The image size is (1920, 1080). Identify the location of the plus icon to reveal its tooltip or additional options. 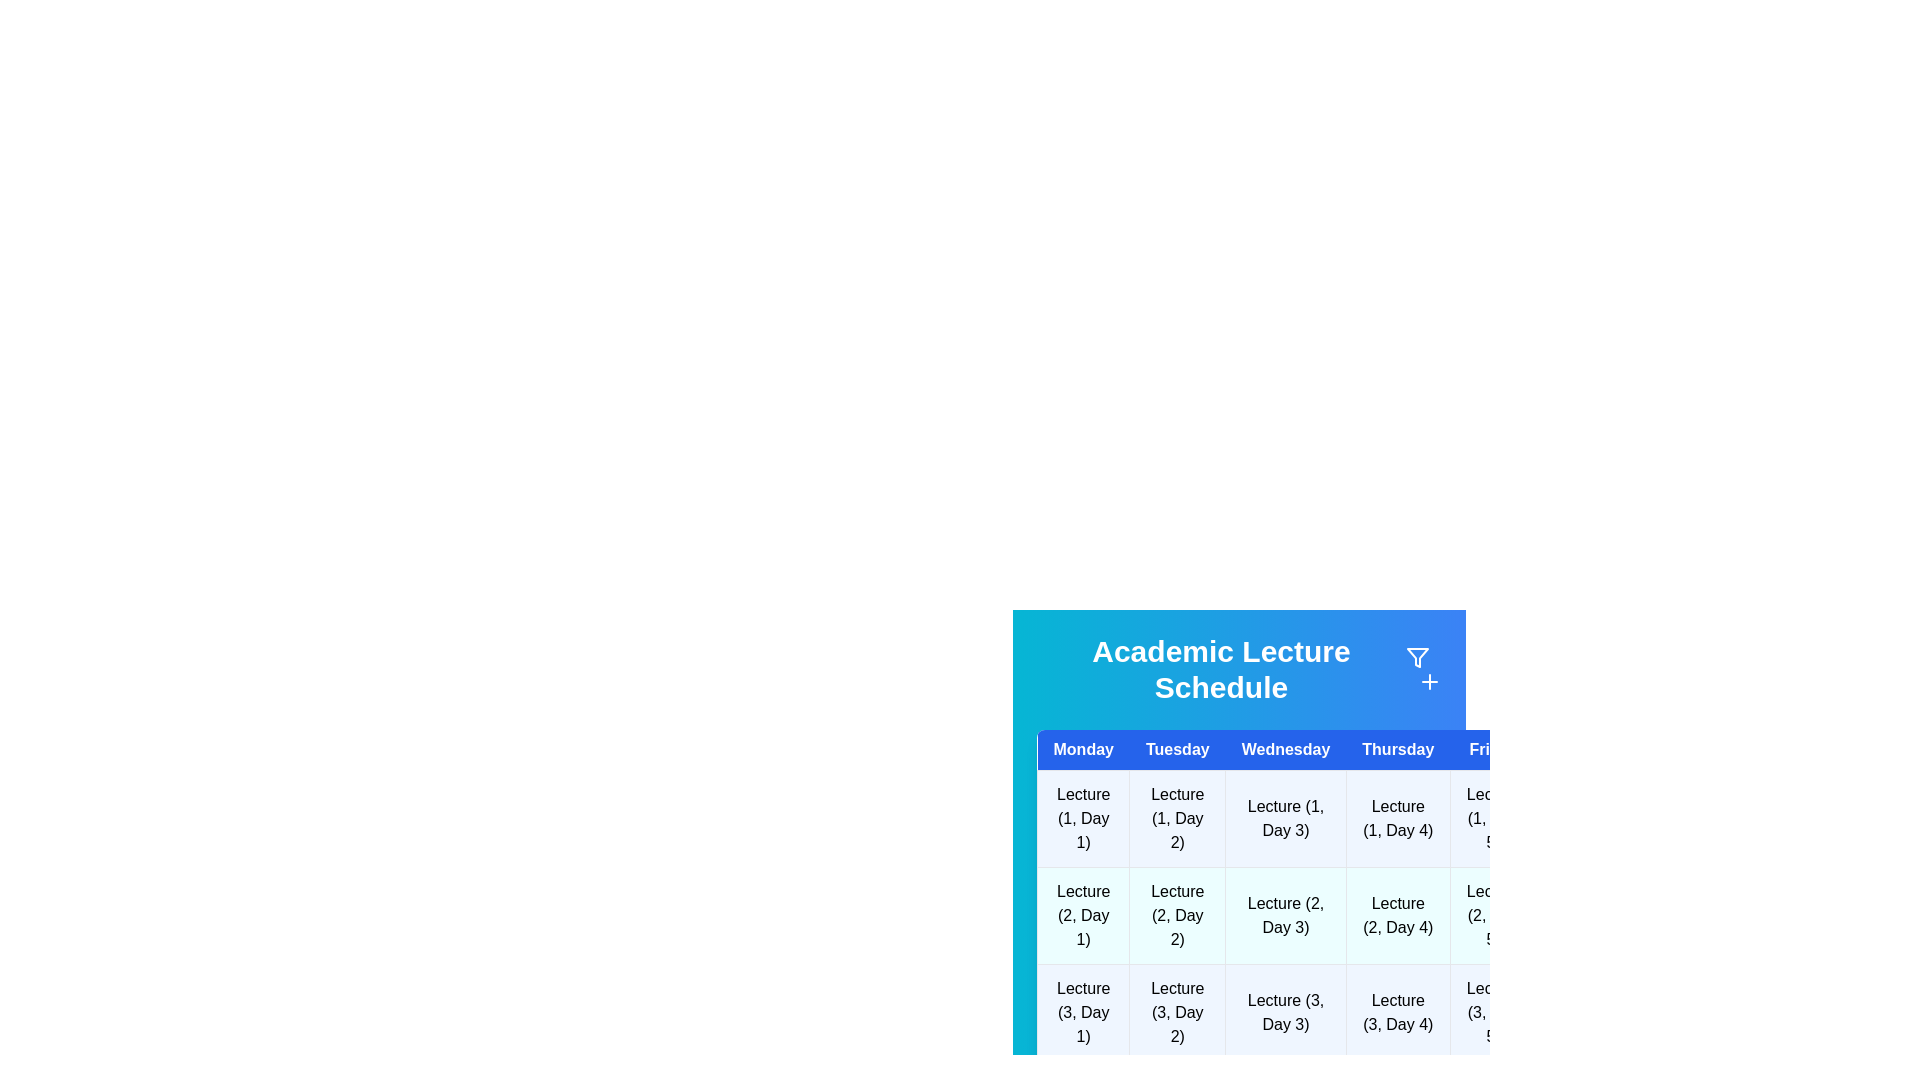
(1429, 681).